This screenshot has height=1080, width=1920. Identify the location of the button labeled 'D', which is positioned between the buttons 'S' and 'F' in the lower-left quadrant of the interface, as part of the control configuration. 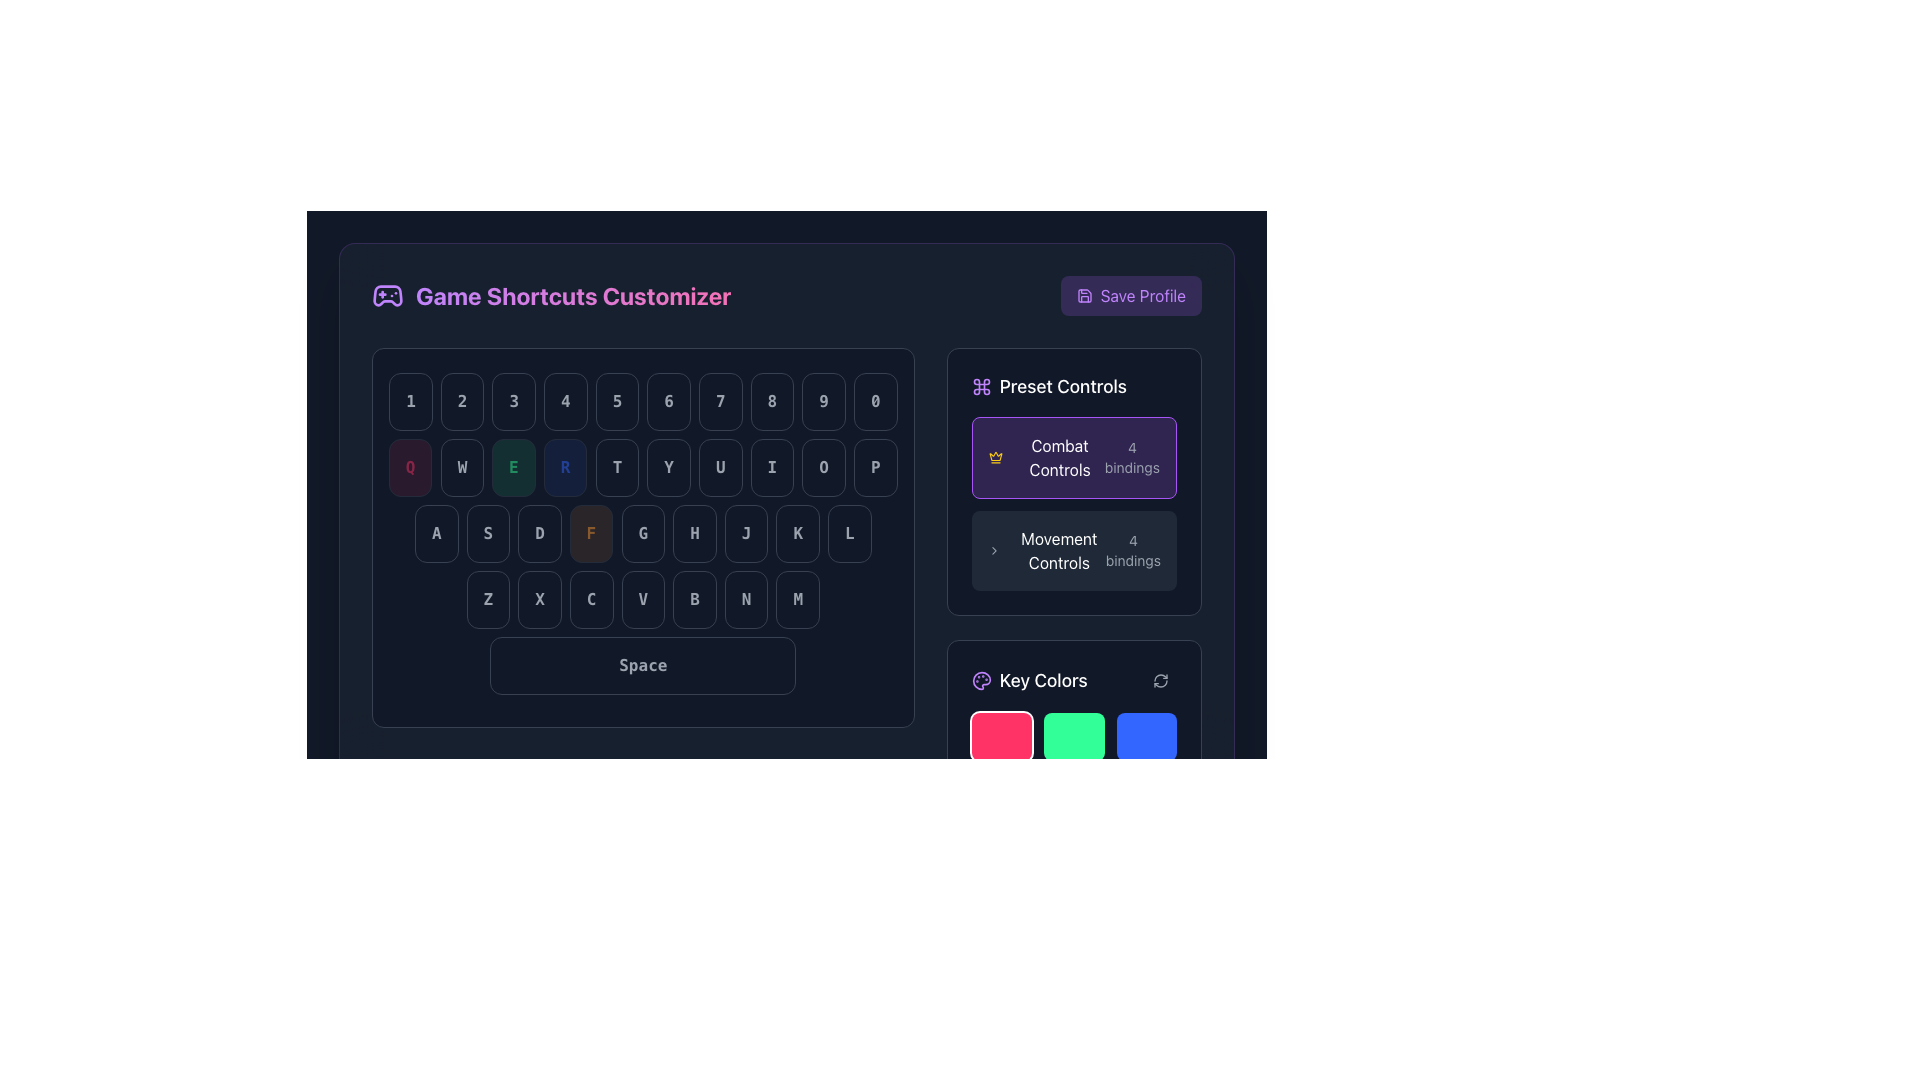
(540, 532).